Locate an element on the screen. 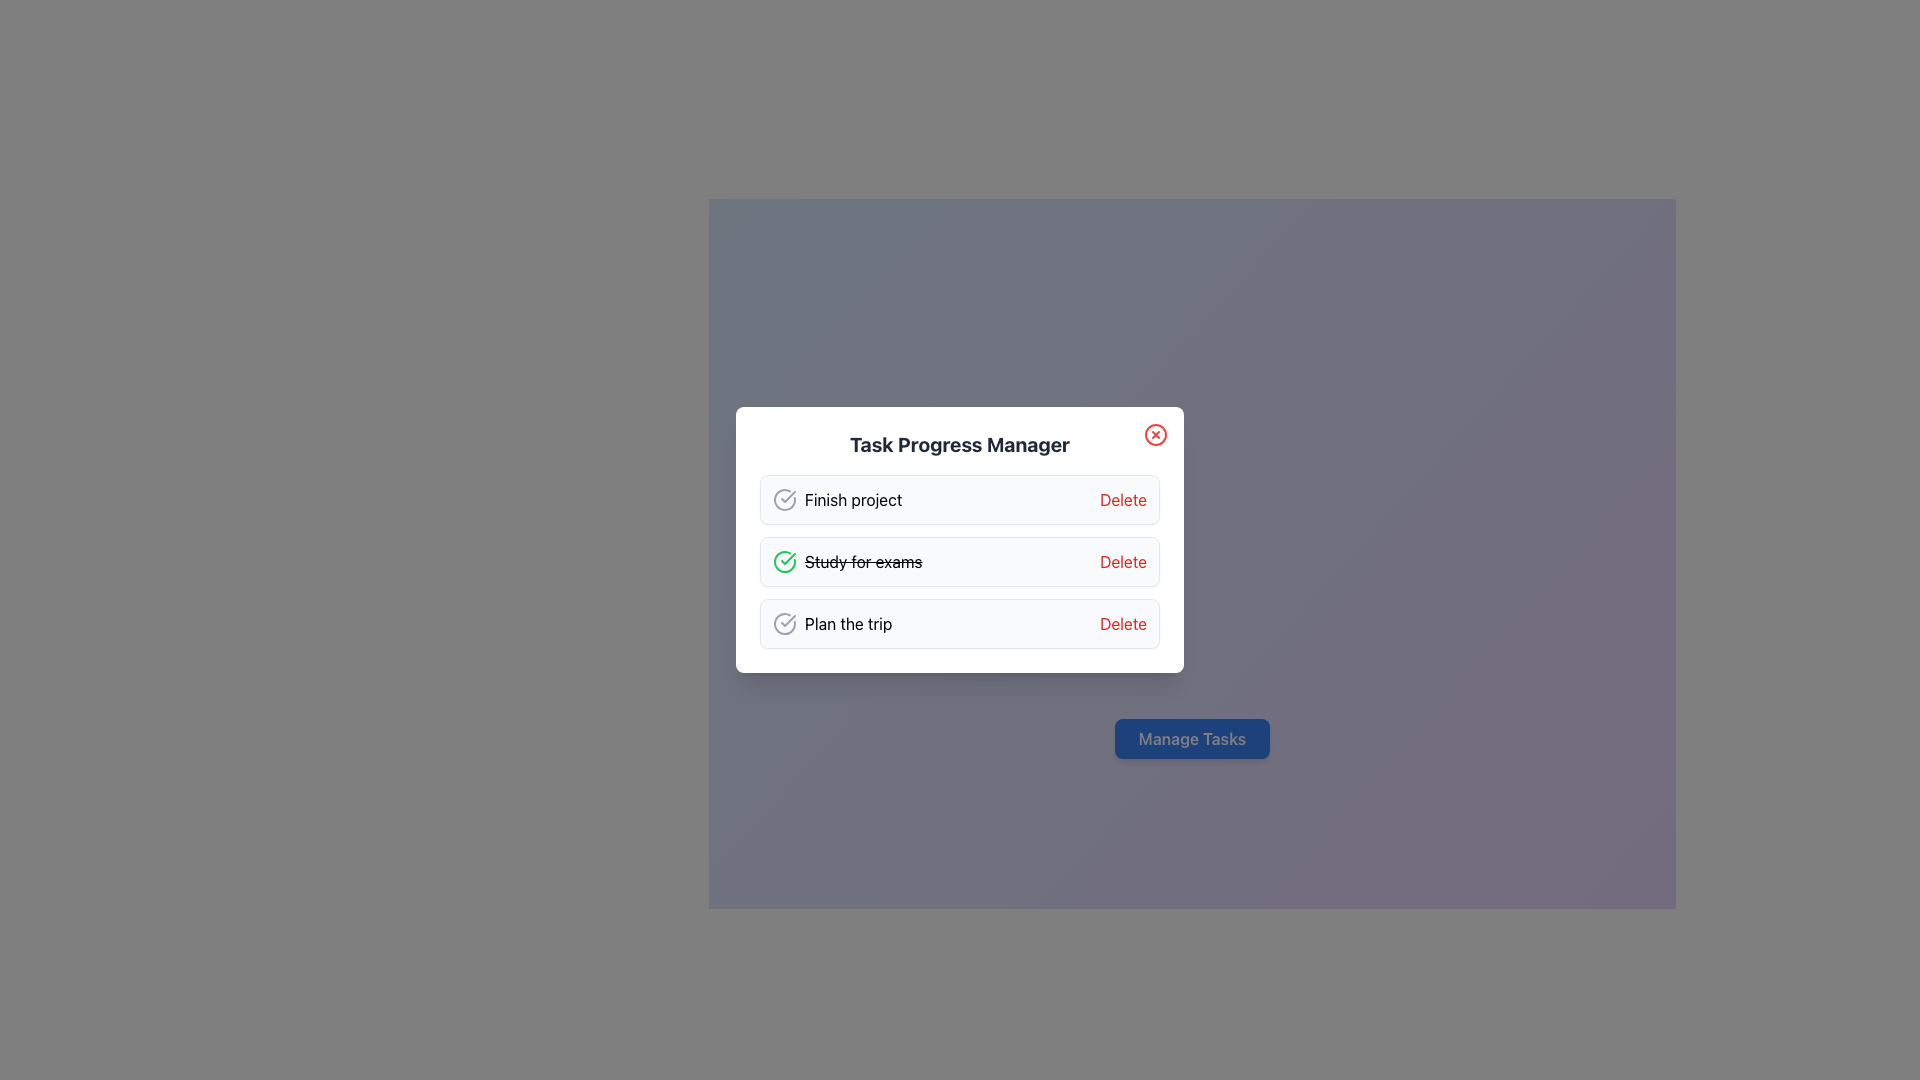 The width and height of the screenshot is (1920, 1080). the delete button associated with the 'Plan the trip' task in the task manager is located at coordinates (1123, 623).